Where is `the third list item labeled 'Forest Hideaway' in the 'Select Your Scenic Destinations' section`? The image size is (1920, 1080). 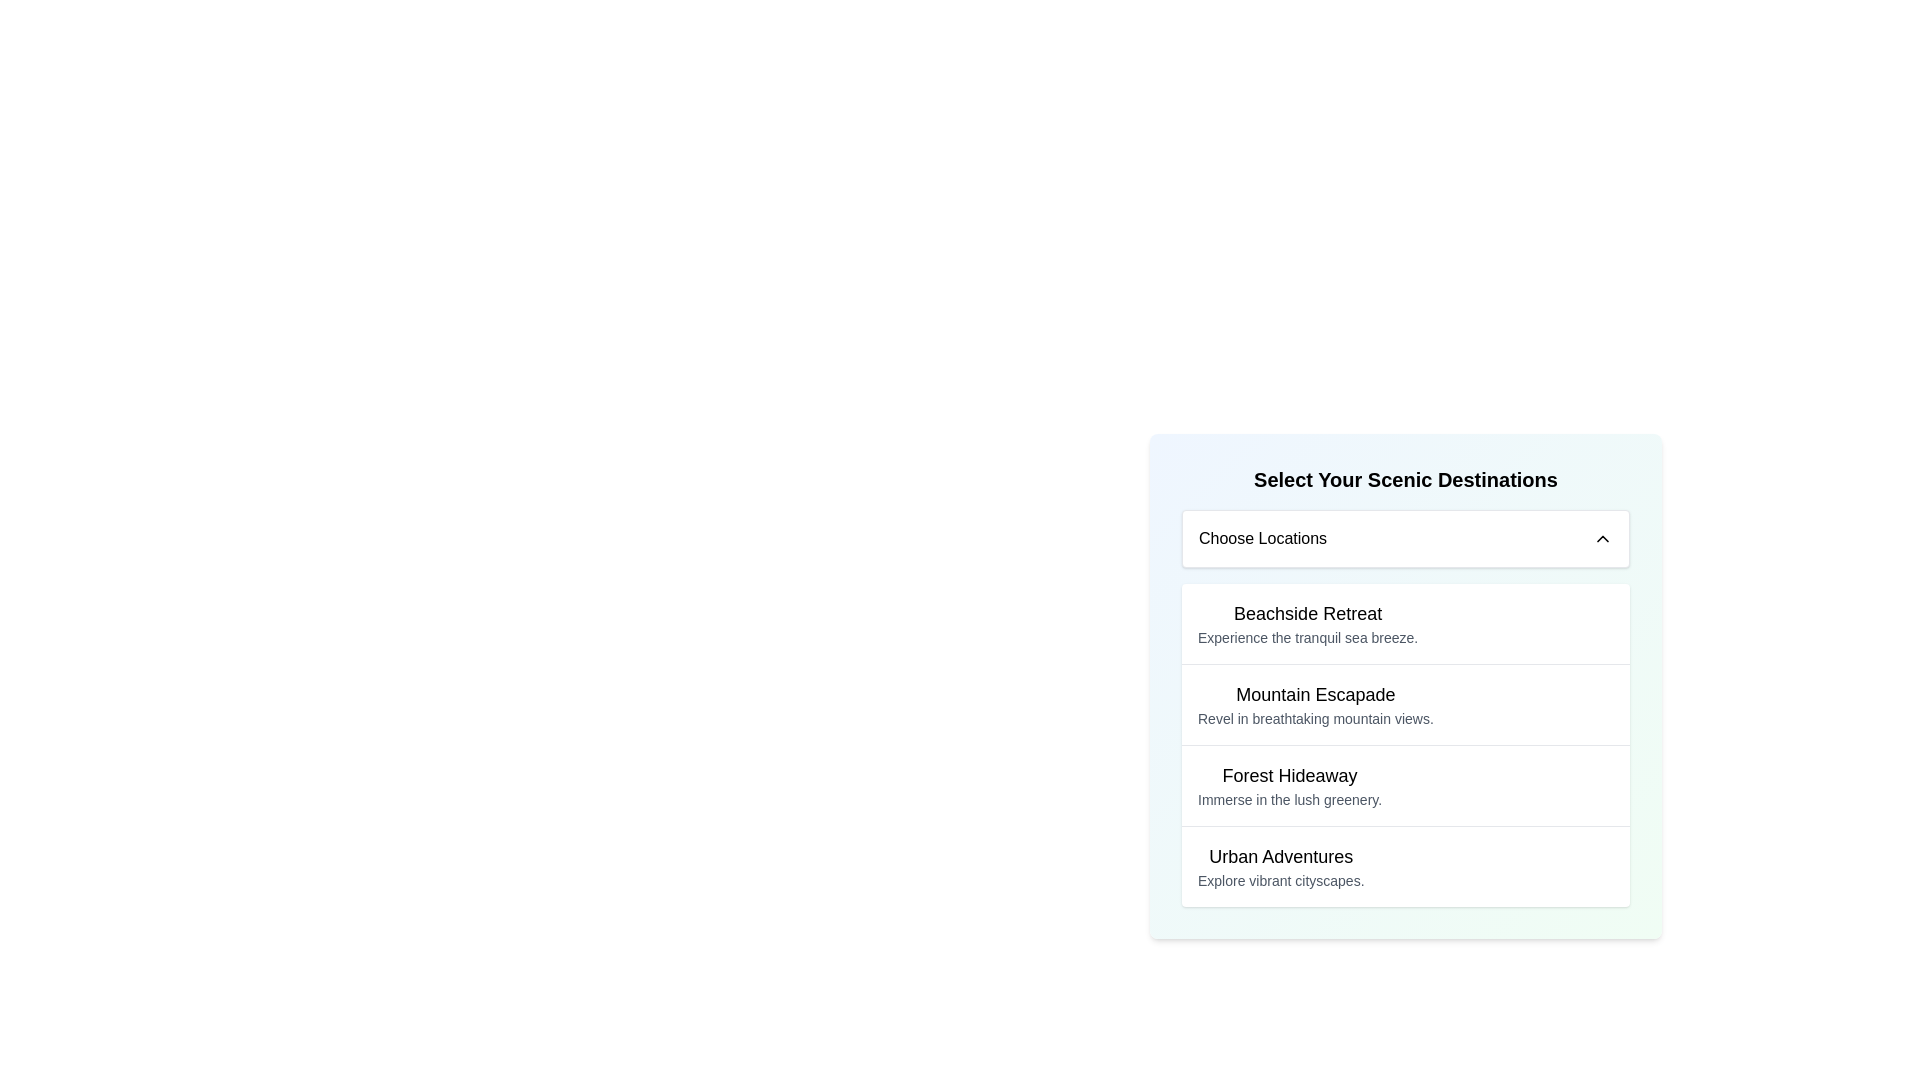
the third list item labeled 'Forest Hideaway' in the 'Select Your Scenic Destinations' section is located at coordinates (1405, 744).